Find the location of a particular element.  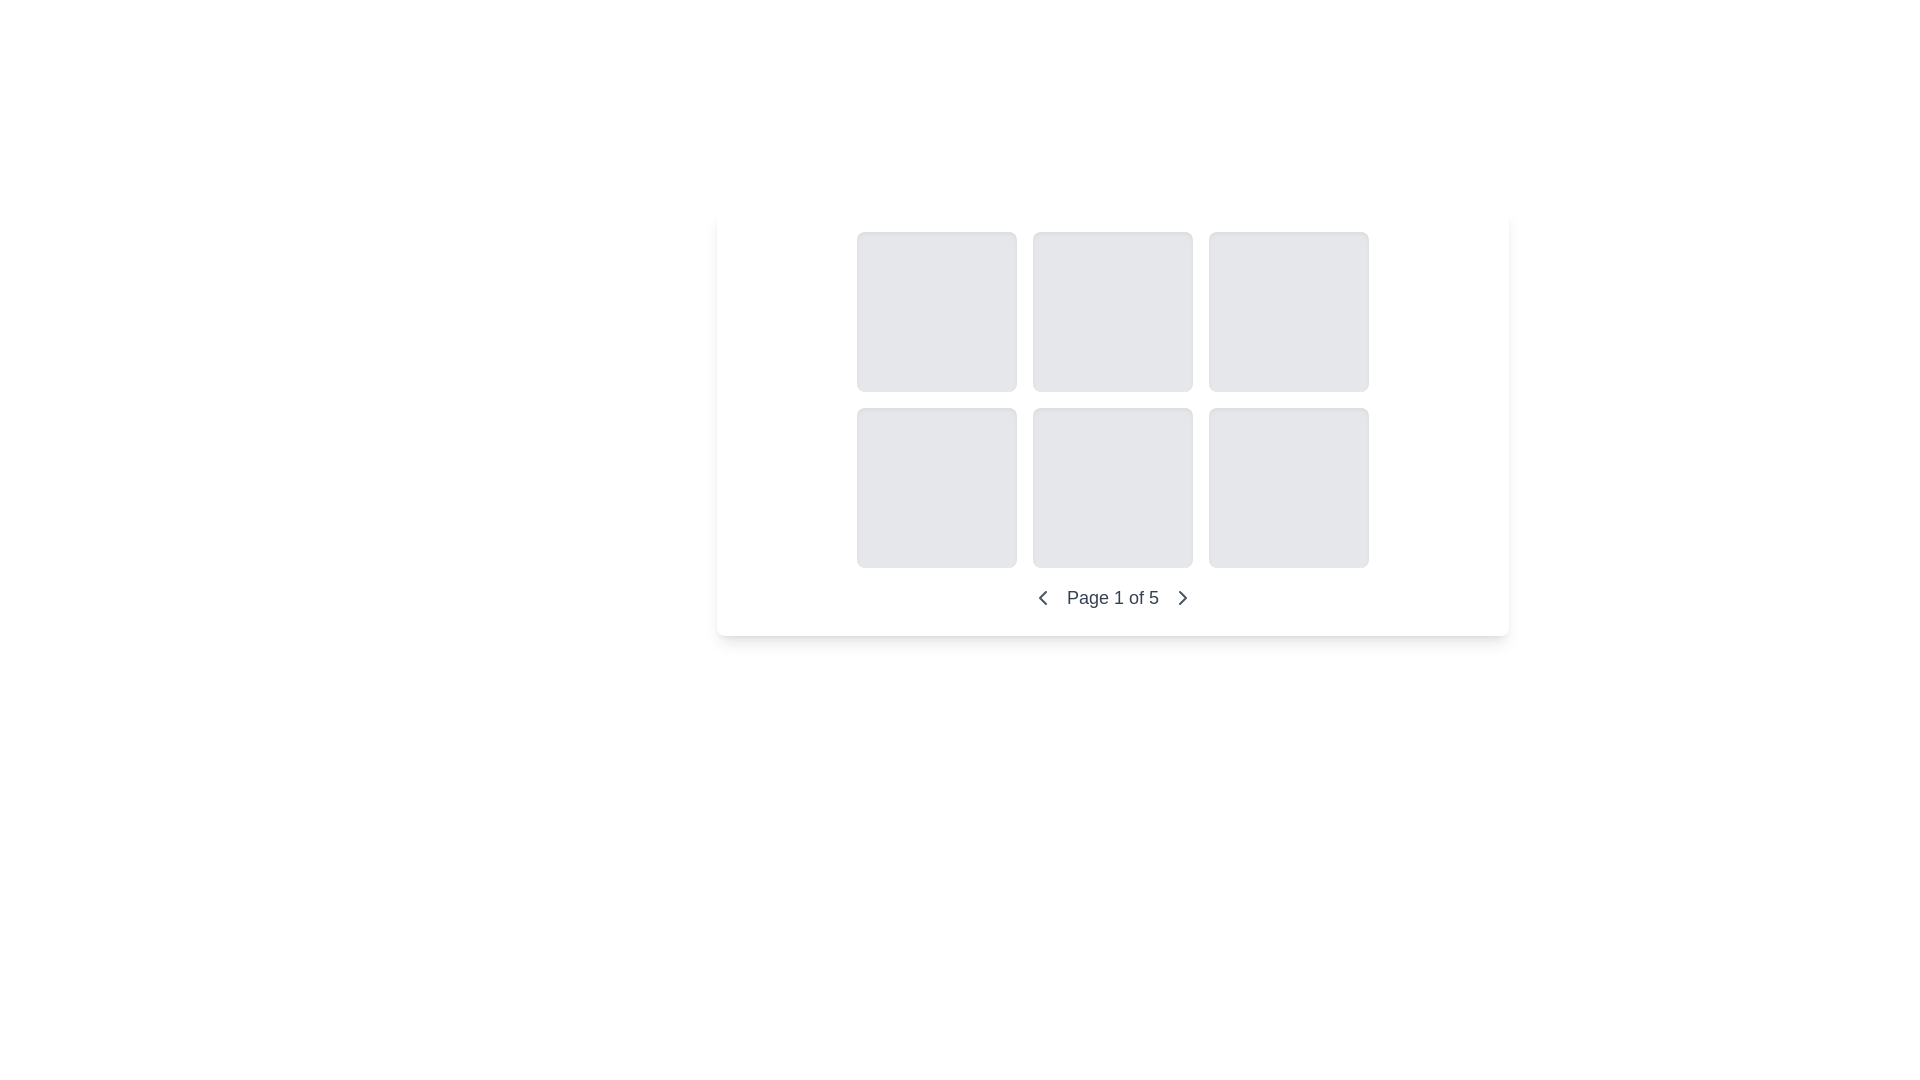

the back navigation icon, which is a graphical marker positioned inside an SVG element near the left side of the pagination indicator at the bottom of the interface is located at coordinates (1041, 596).